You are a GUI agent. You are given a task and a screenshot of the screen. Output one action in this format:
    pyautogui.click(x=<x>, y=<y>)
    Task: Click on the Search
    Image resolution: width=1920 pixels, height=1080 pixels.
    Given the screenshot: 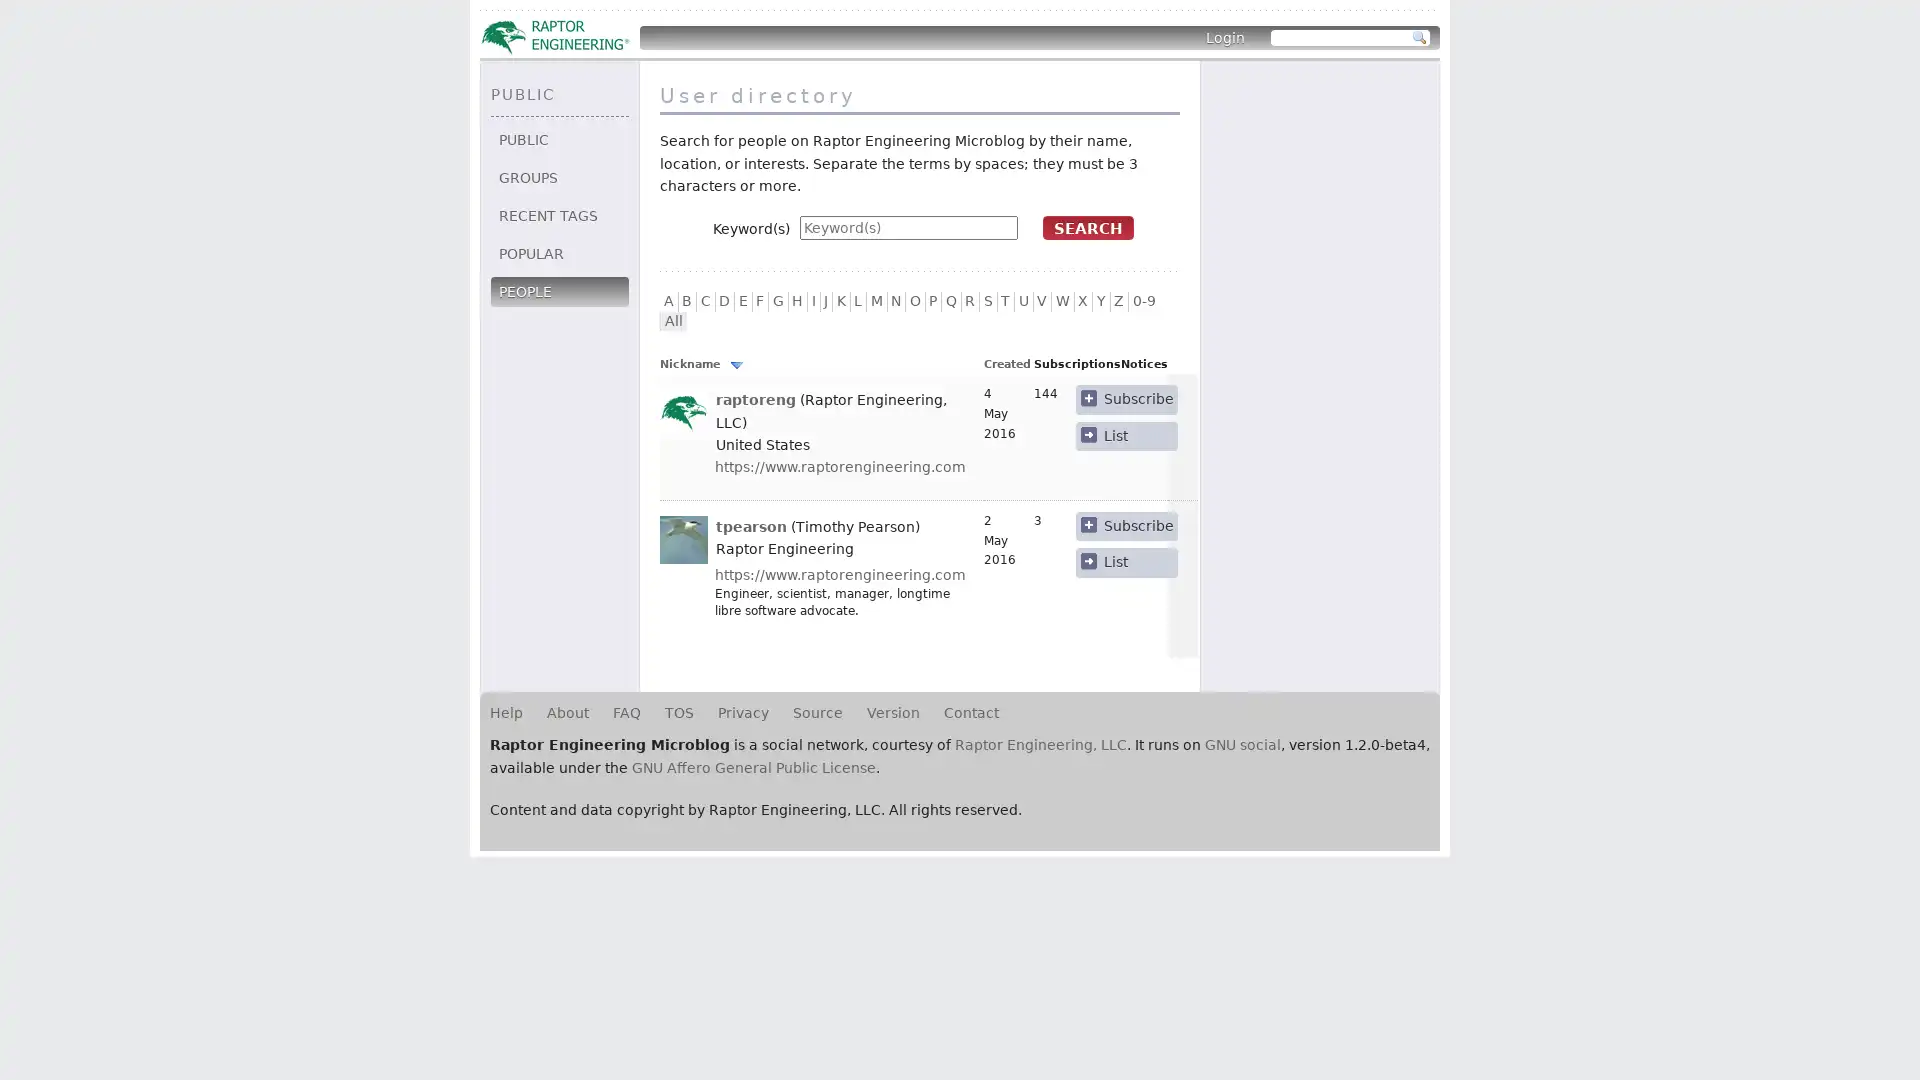 What is the action you would take?
    pyautogui.click(x=1419, y=38)
    